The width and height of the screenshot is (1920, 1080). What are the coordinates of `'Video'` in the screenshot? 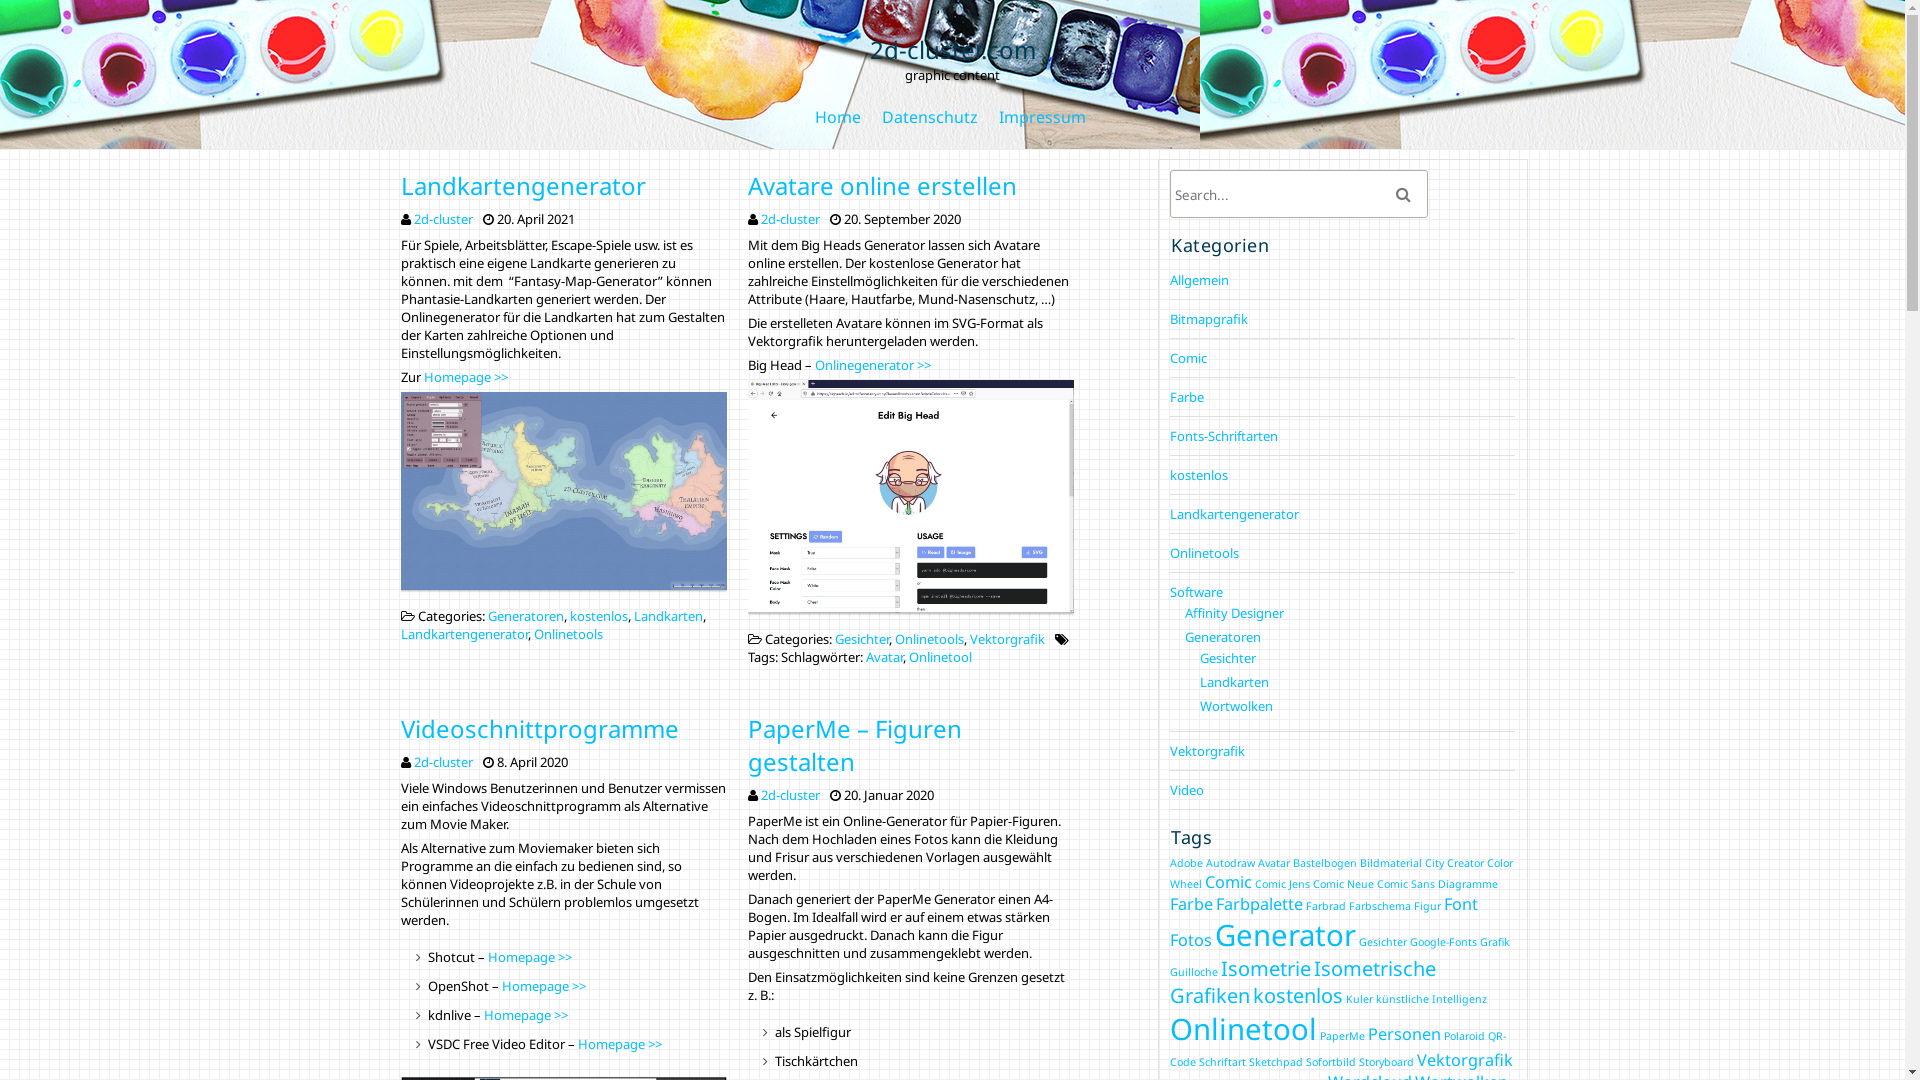 It's located at (1170, 789).